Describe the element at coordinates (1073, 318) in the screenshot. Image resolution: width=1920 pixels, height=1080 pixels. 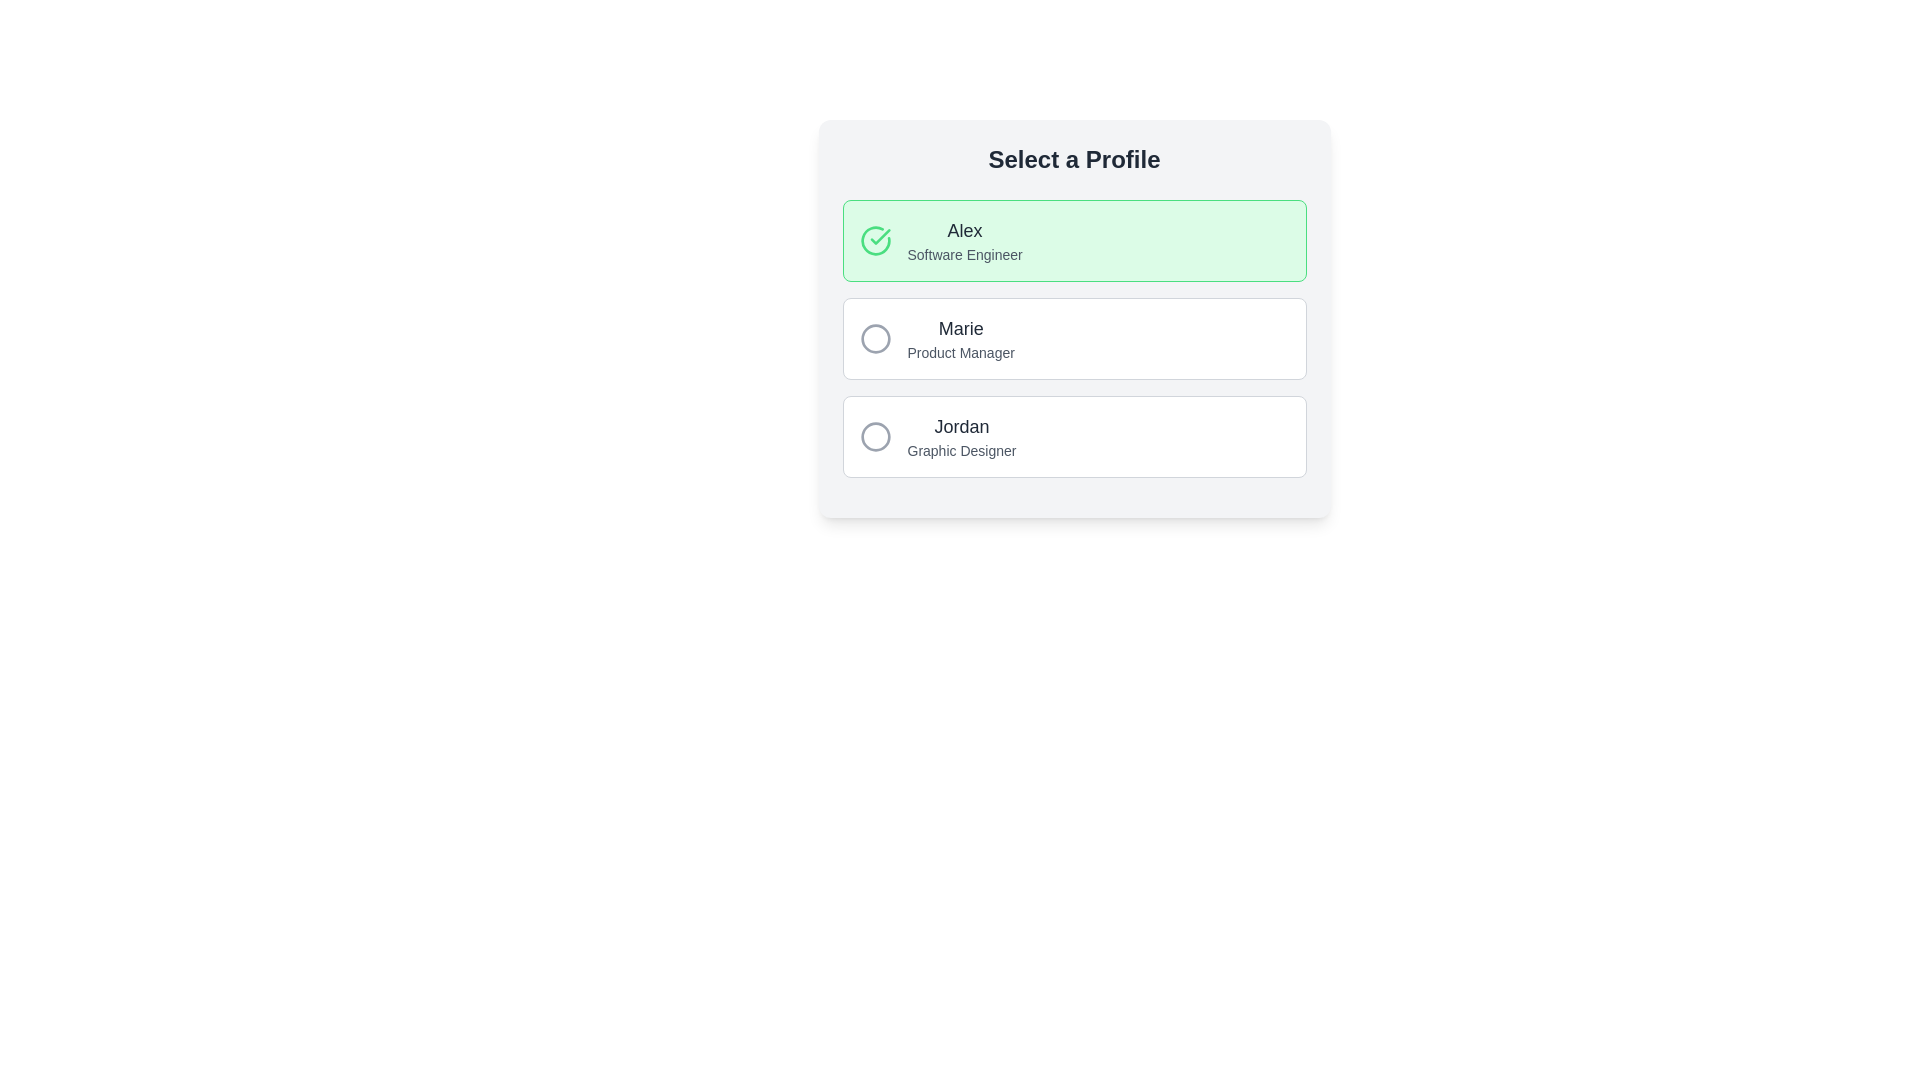
I see `the selectable item labeled 'Marie - Product Manager' in the profile selection list` at that location.